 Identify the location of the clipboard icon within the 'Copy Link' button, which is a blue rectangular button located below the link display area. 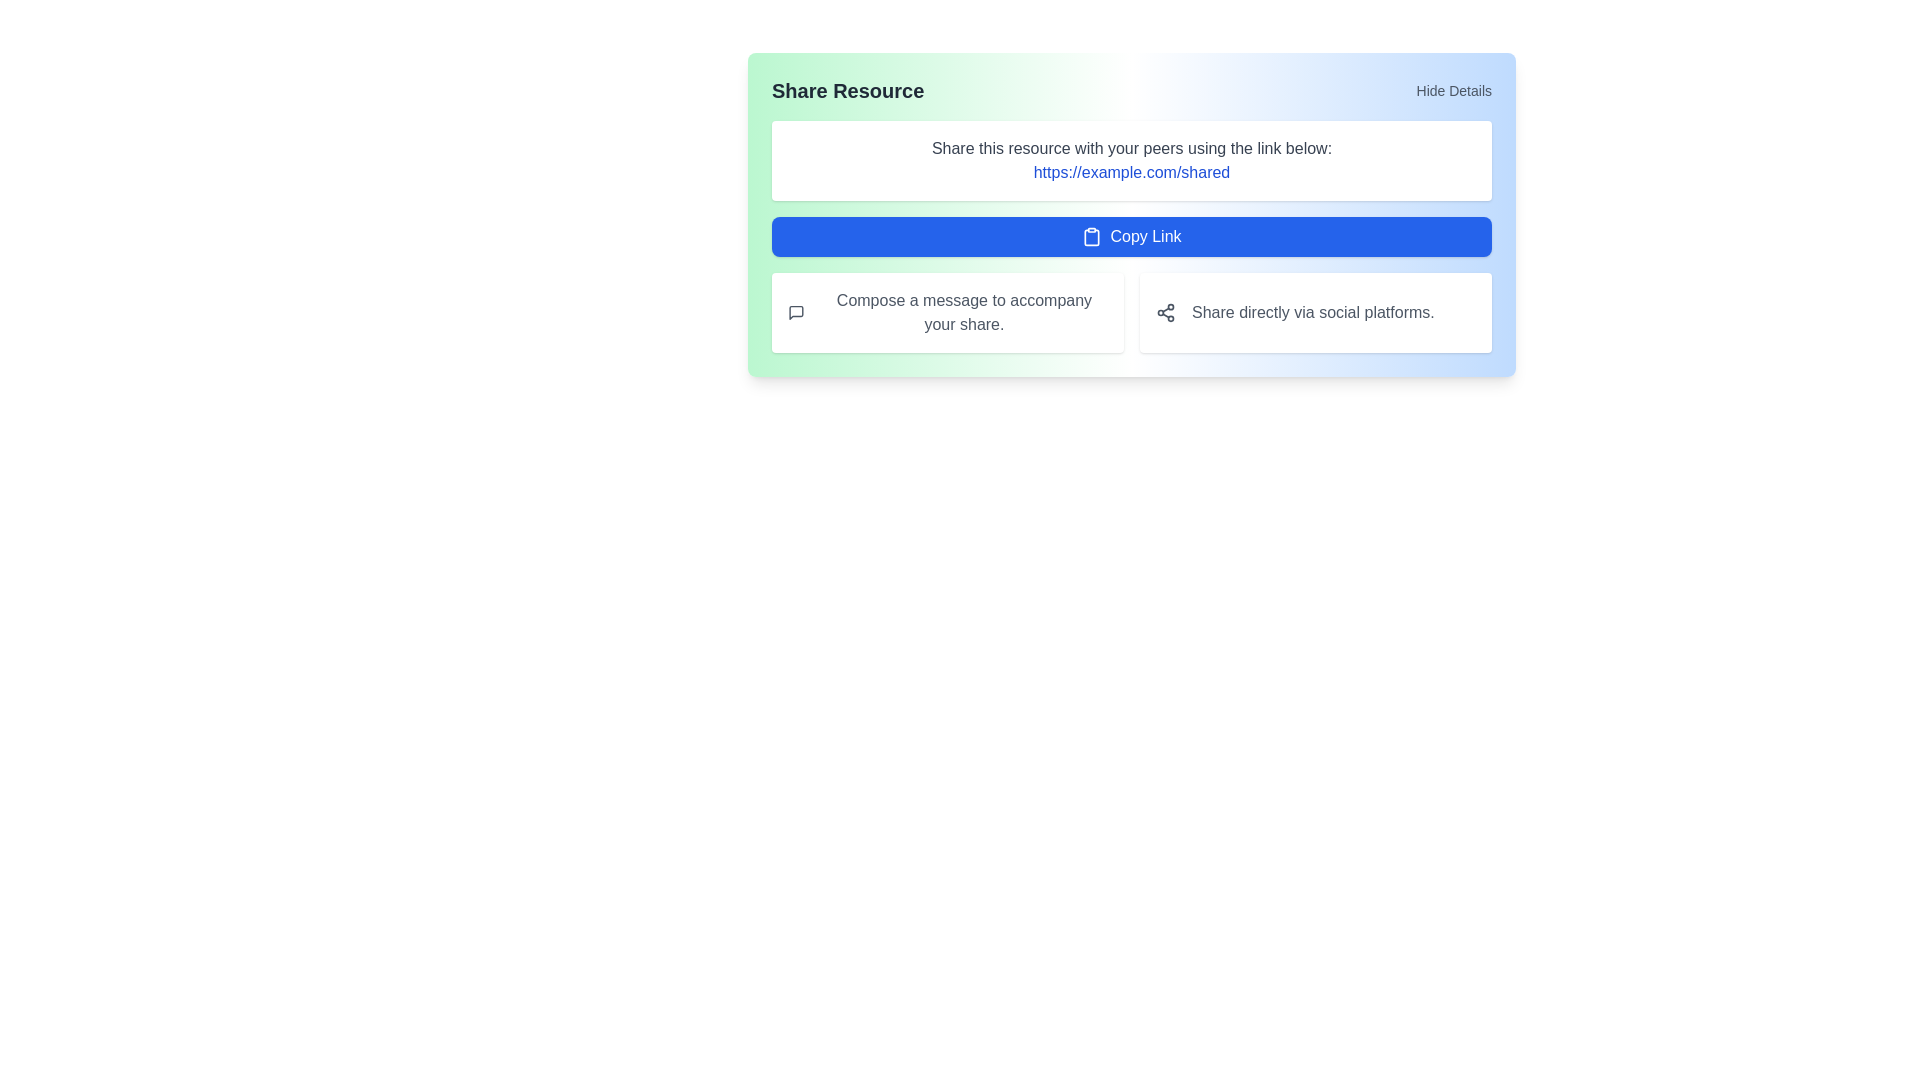
(1091, 235).